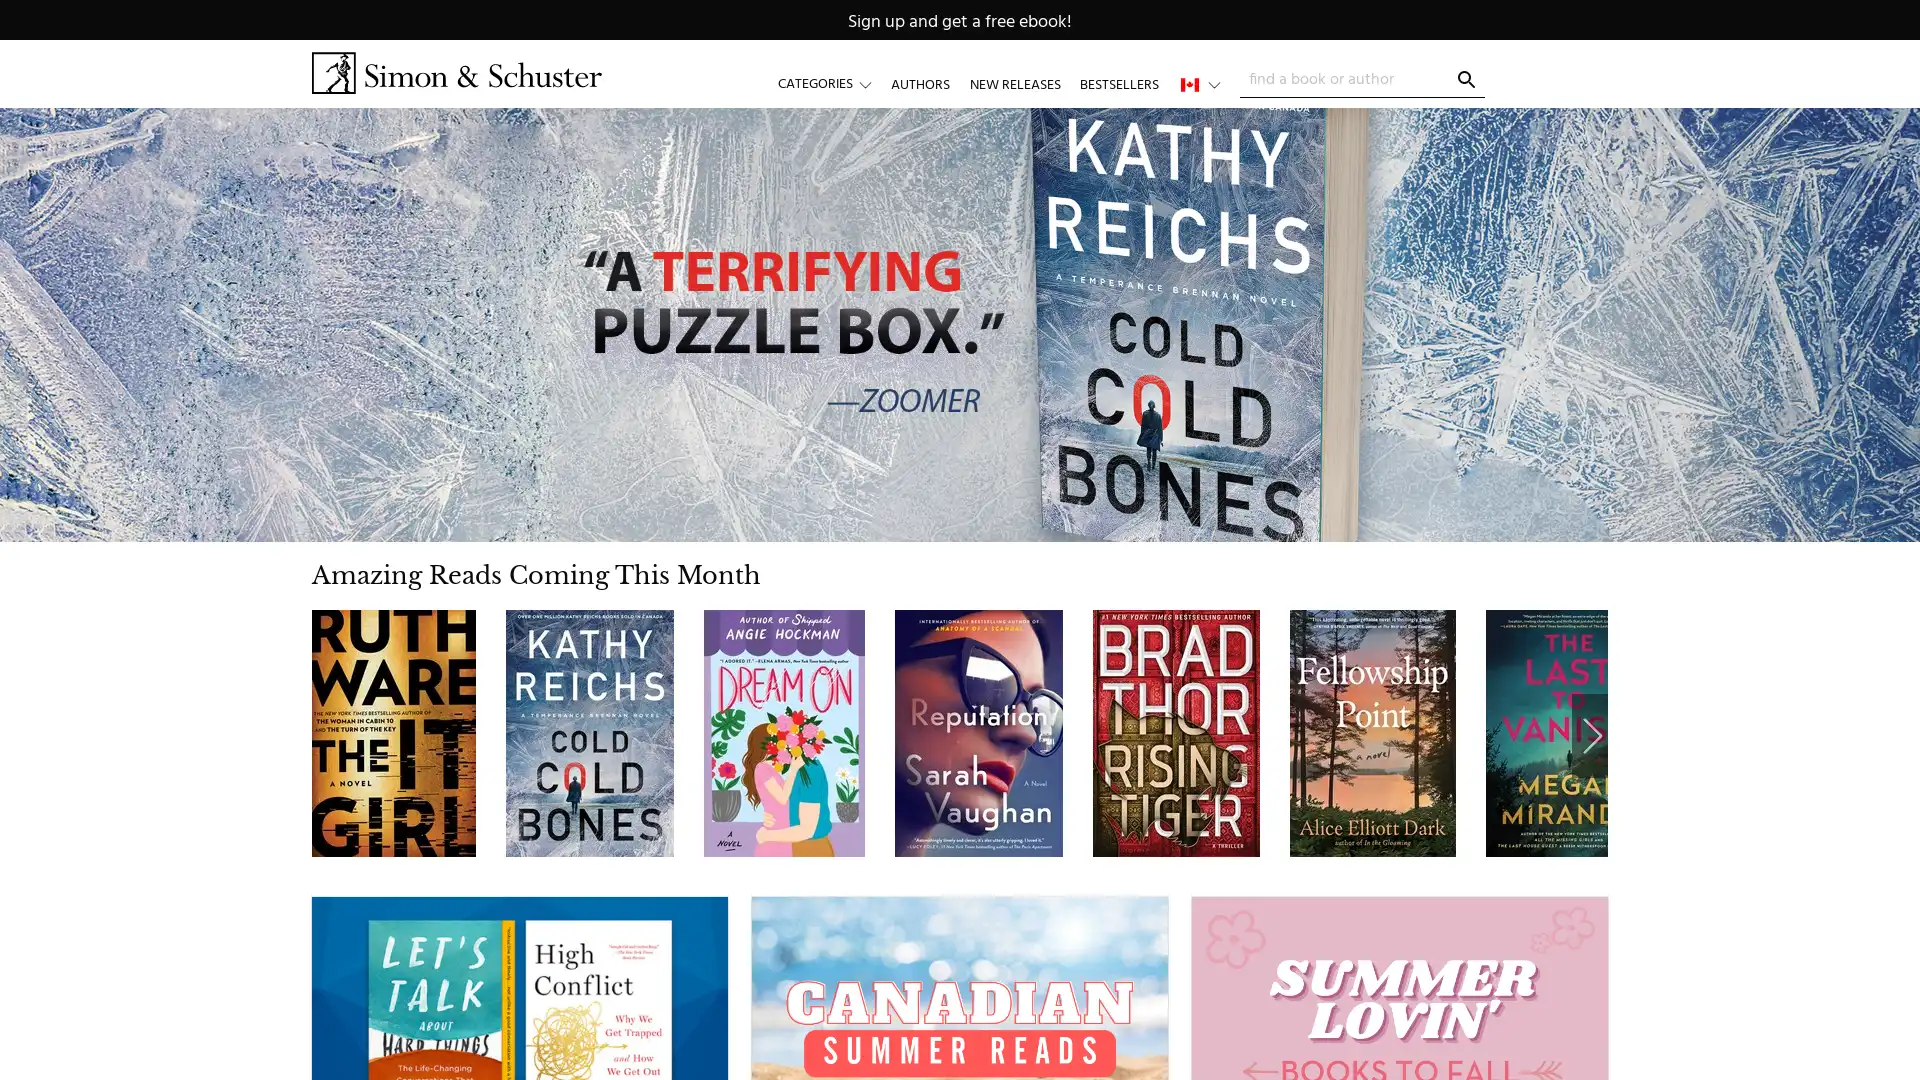 This screenshot has height=1080, width=1920. I want to click on BESTSELLERS, so click(1117, 83).